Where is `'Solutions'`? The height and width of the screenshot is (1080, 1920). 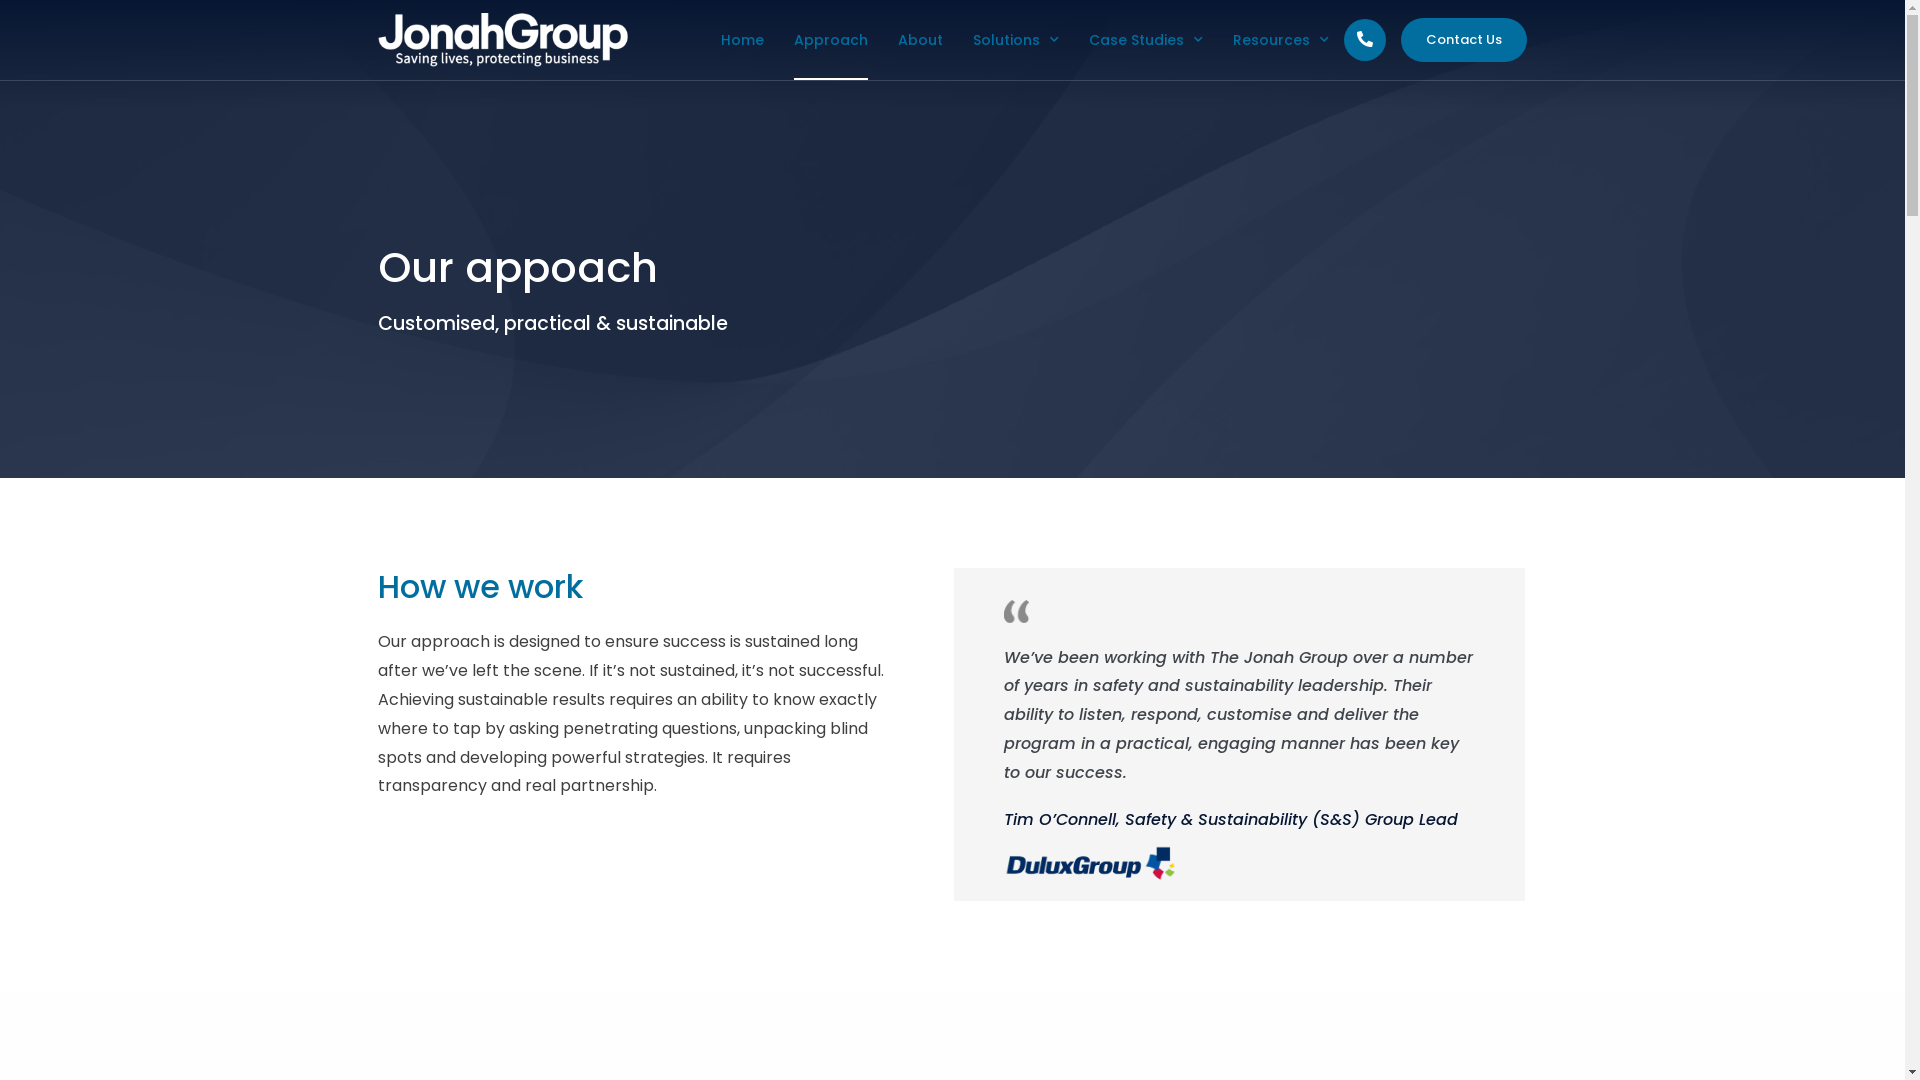 'Solutions' is located at coordinates (973, 39).